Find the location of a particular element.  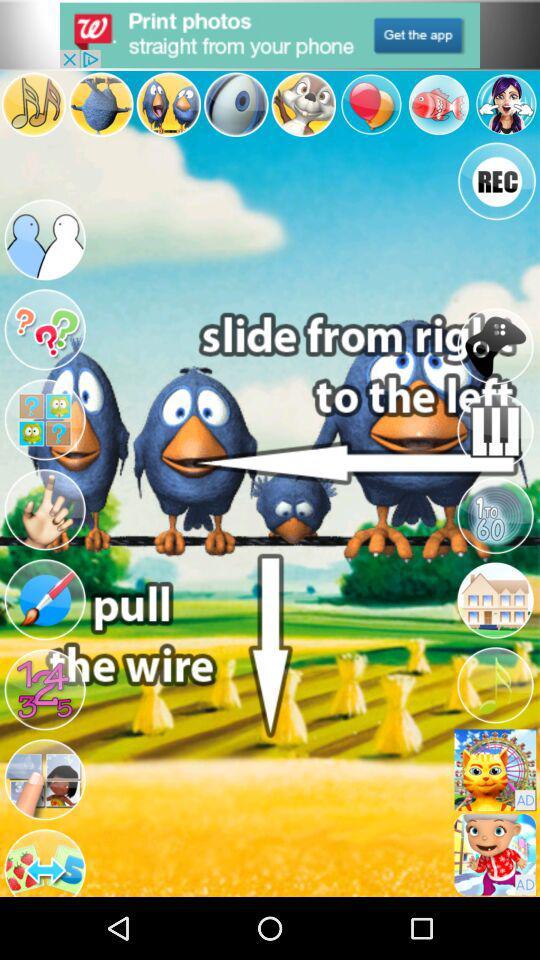

the help icon is located at coordinates (44, 353).